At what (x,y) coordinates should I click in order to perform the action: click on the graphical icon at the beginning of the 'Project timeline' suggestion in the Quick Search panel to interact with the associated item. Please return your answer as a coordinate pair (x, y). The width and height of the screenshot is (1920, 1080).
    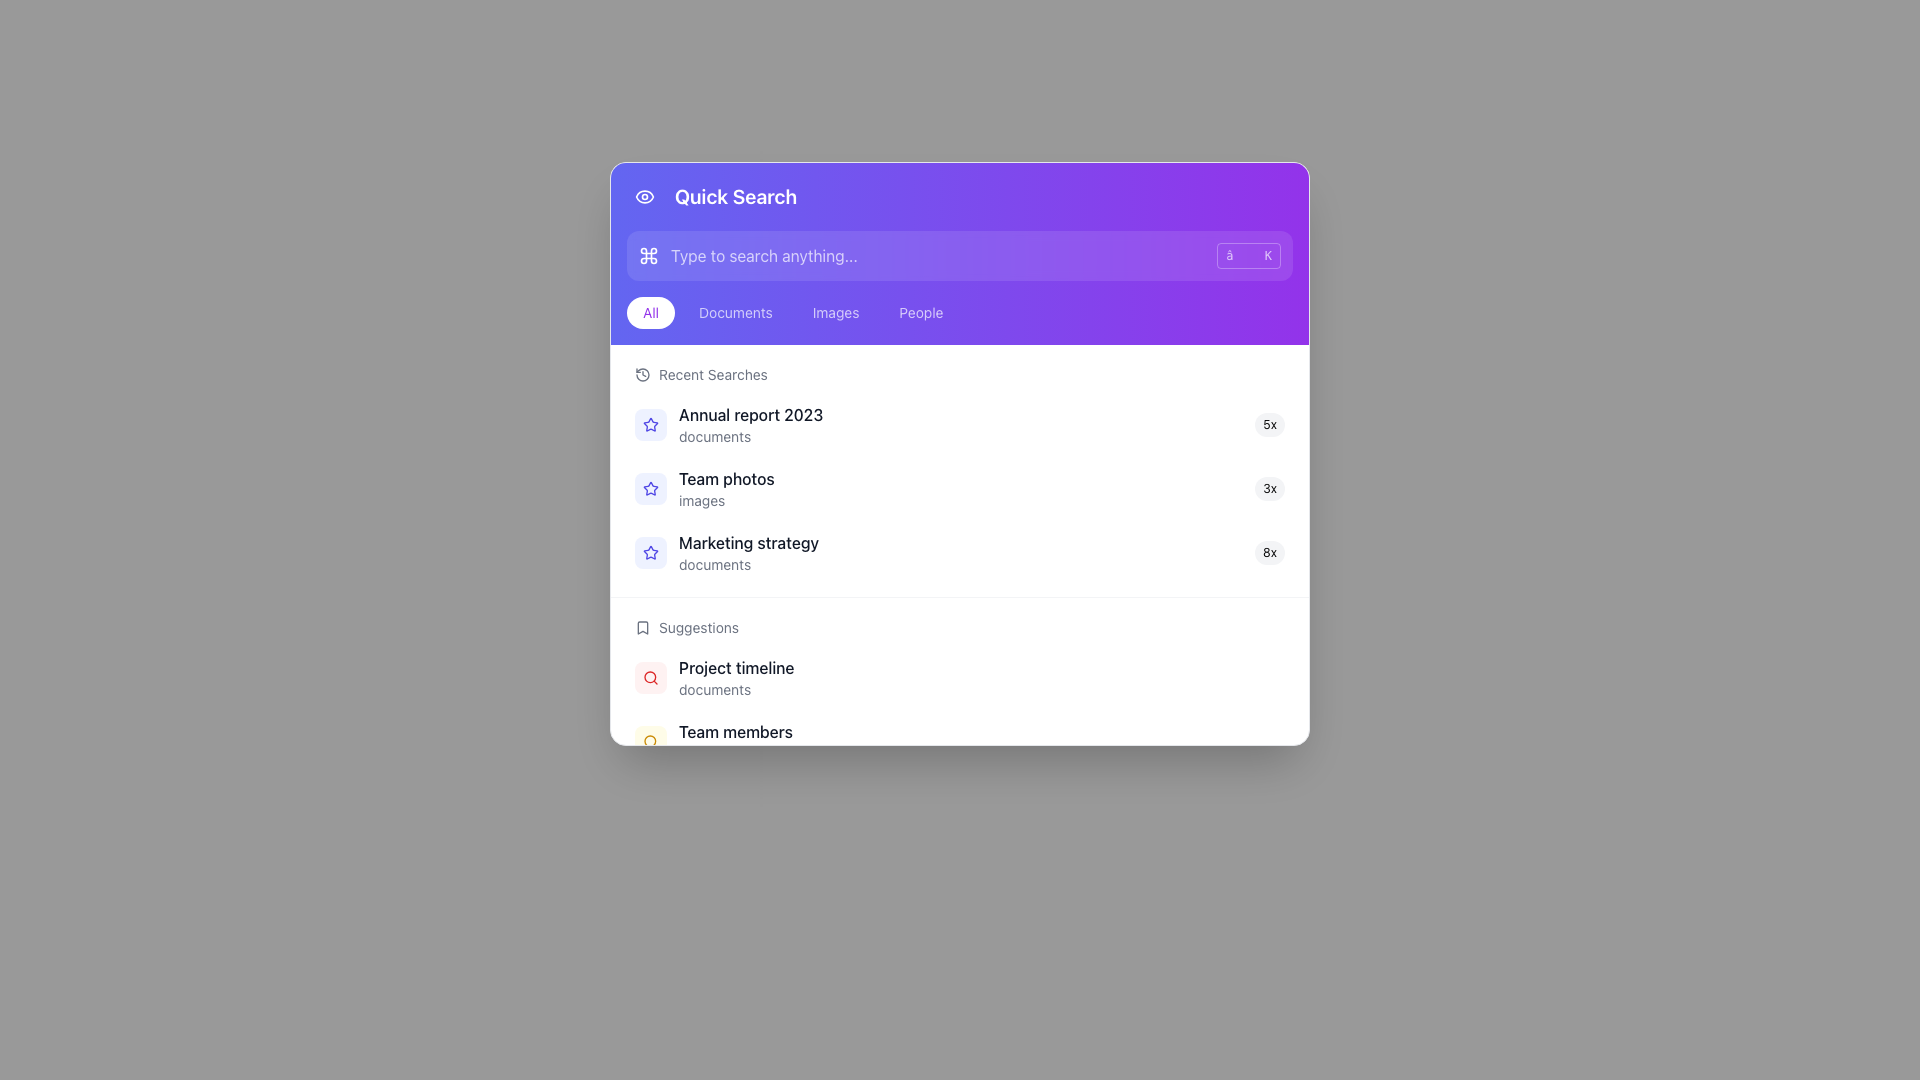
    Looking at the image, I should click on (651, 677).